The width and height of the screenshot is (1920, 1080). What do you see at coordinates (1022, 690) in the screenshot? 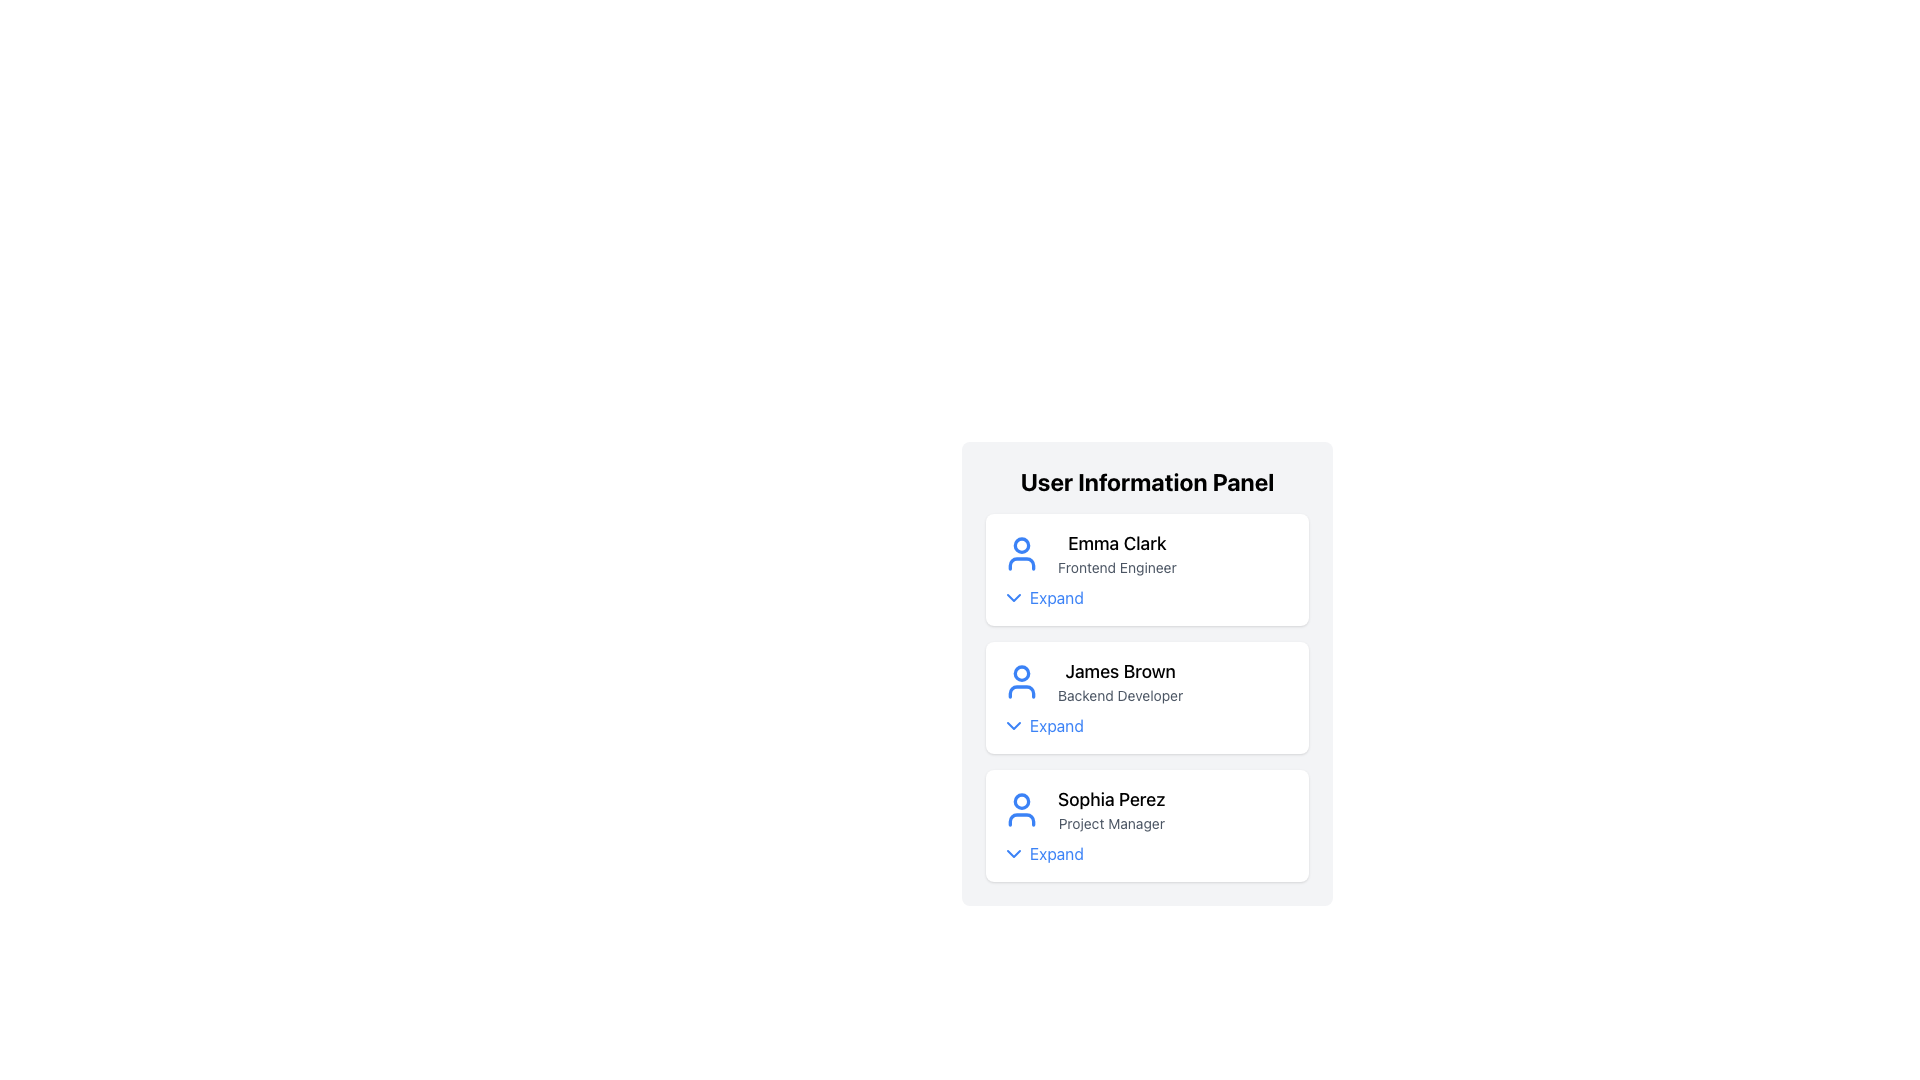
I see `the bottom arc of the user profile icon for 'James Brown' in the user information panel, which is styled with a blue outline and located inside the second user section` at bounding box center [1022, 690].